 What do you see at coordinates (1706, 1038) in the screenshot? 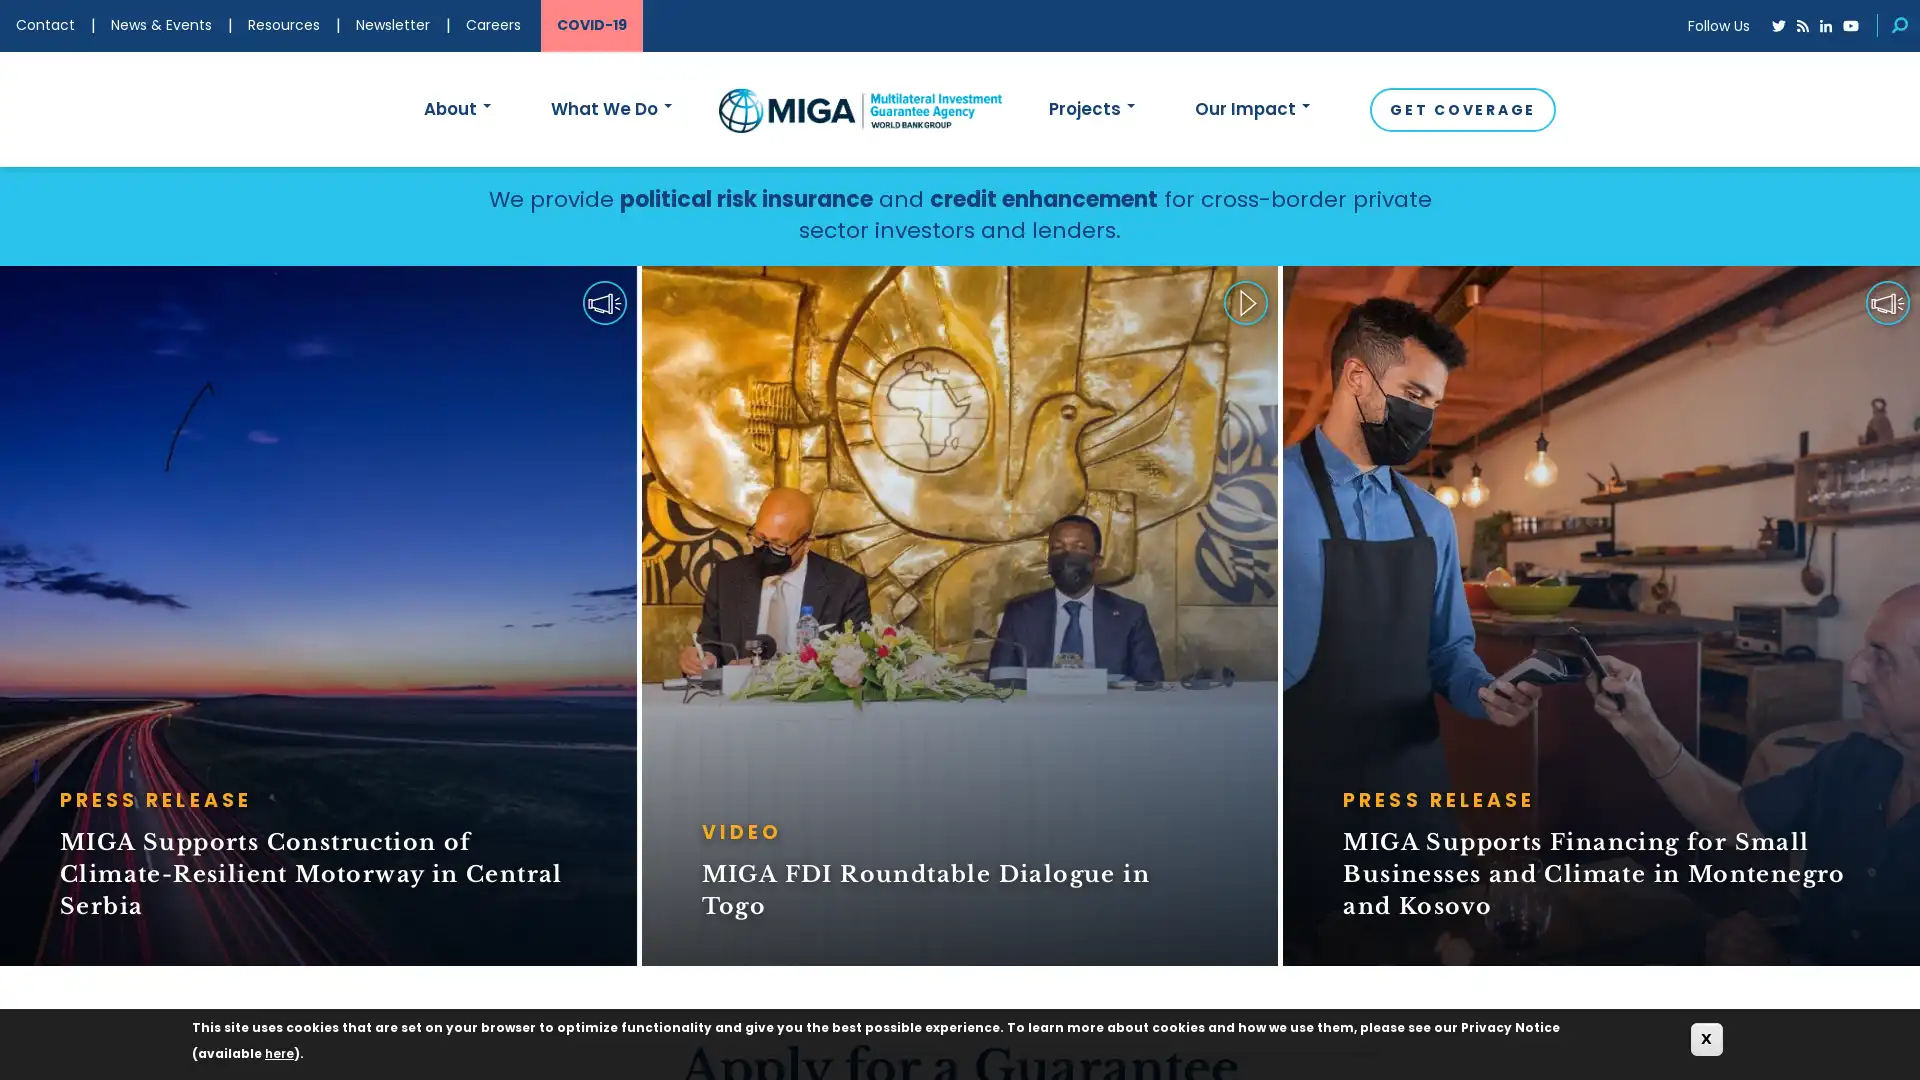
I see `X` at bounding box center [1706, 1038].